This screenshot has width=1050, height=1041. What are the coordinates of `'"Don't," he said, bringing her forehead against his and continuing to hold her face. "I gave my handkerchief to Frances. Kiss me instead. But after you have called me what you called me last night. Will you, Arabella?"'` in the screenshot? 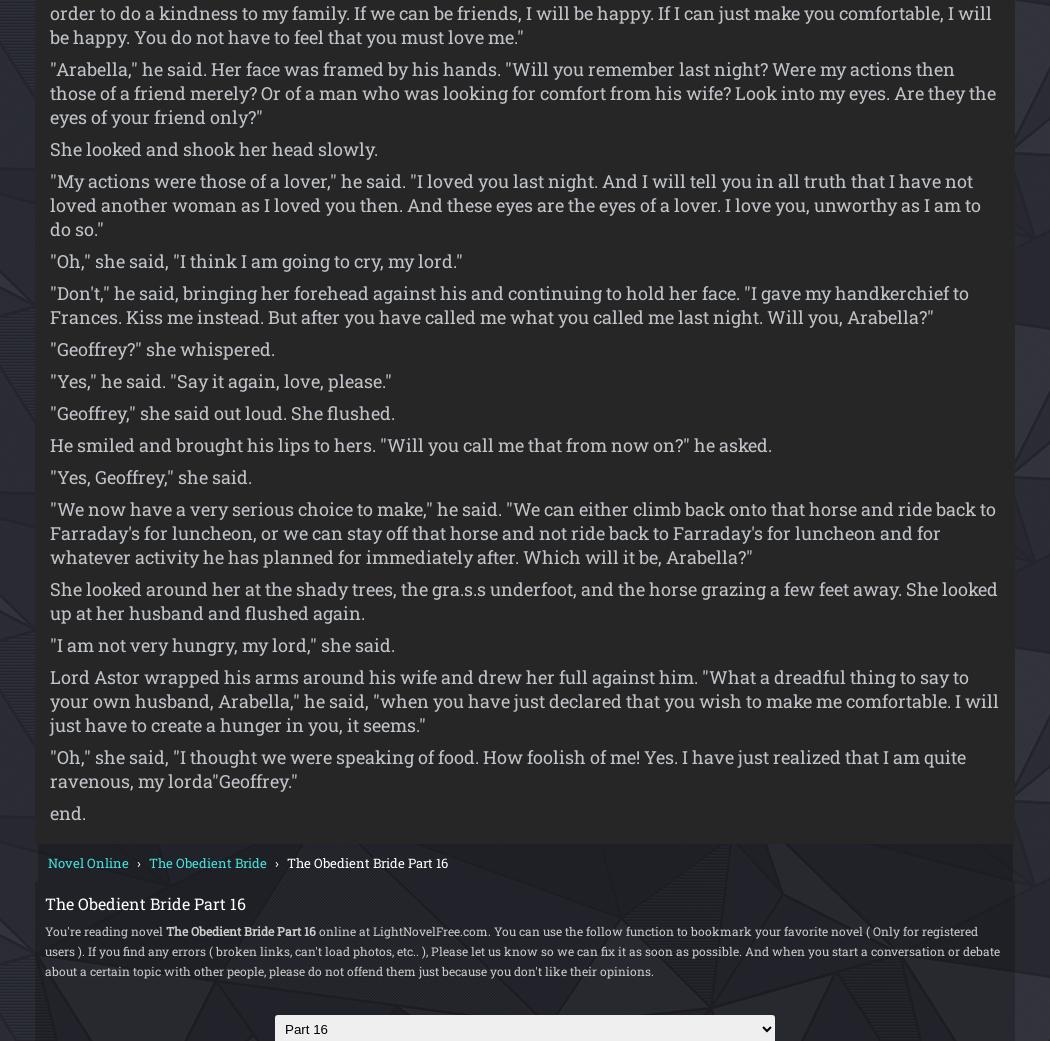 It's located at (508, 302).